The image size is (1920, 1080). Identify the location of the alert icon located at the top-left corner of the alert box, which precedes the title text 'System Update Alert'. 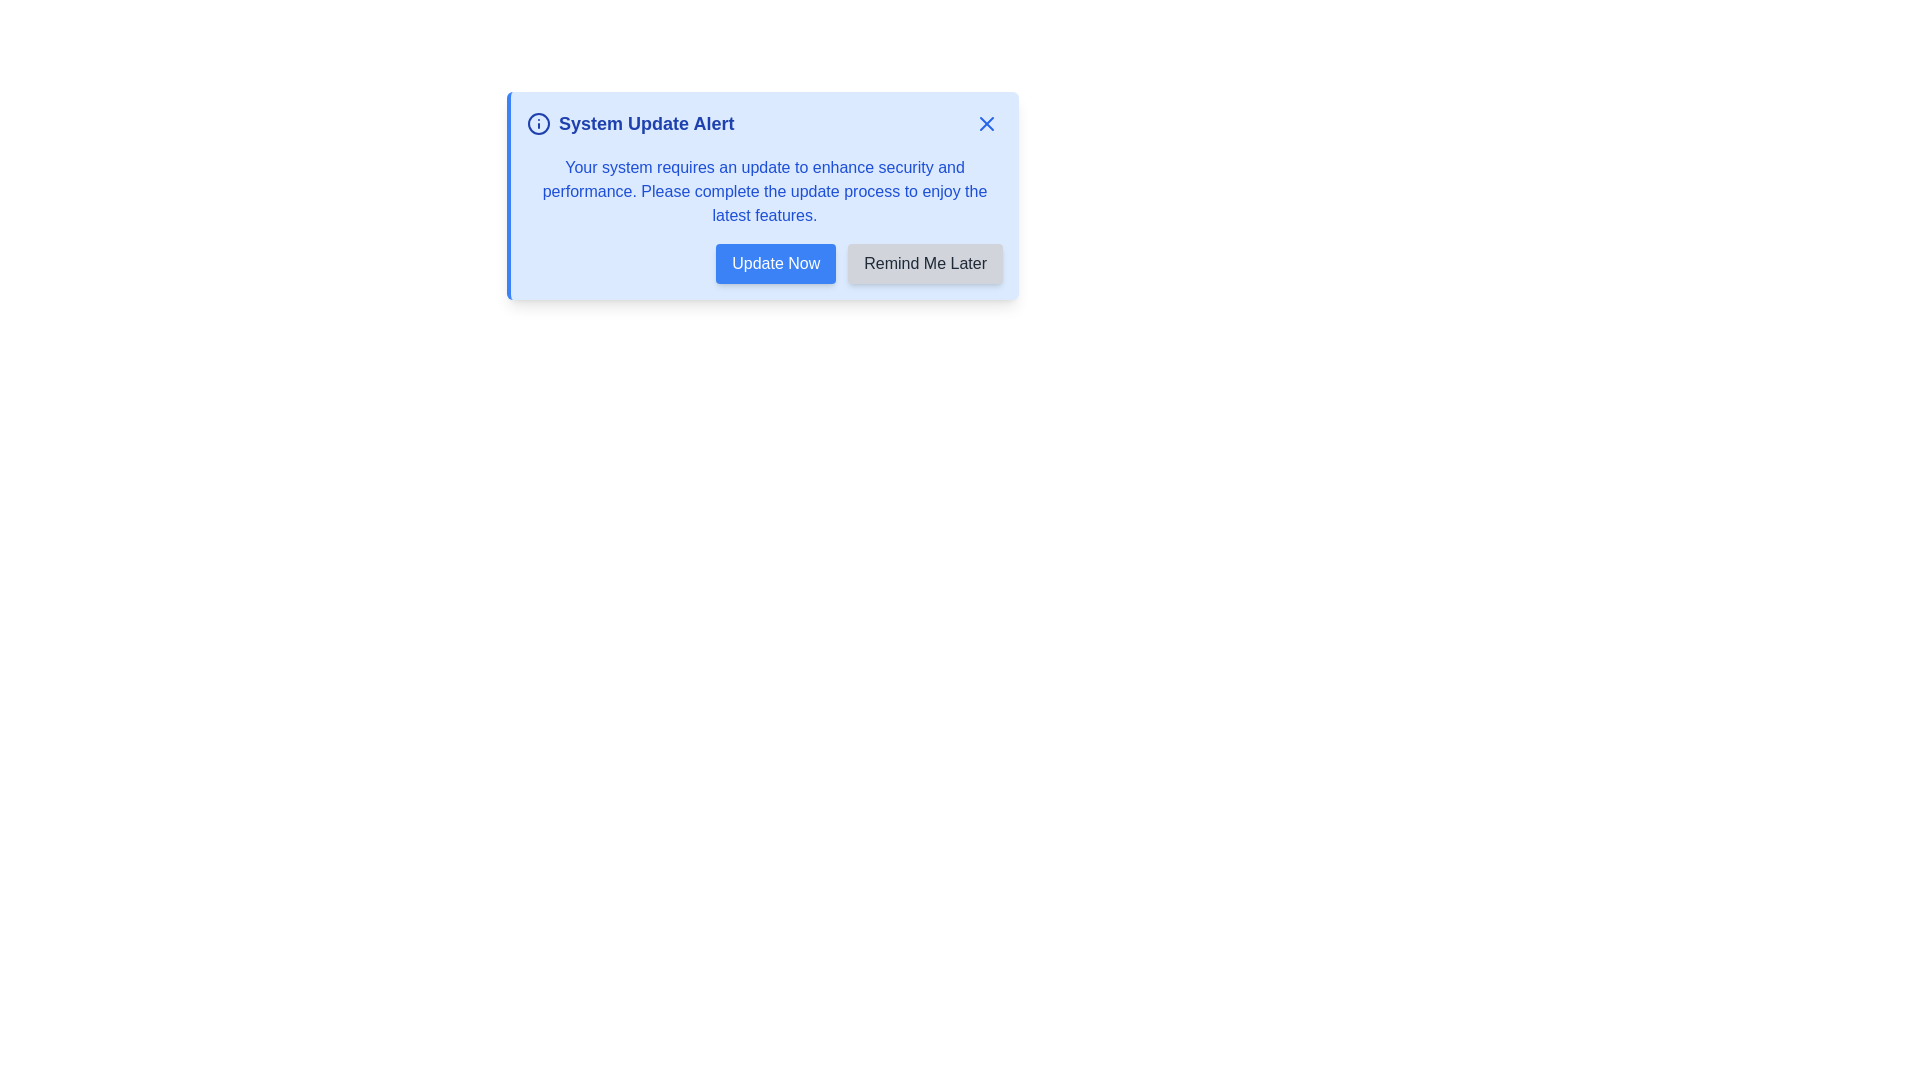
(538, 123).